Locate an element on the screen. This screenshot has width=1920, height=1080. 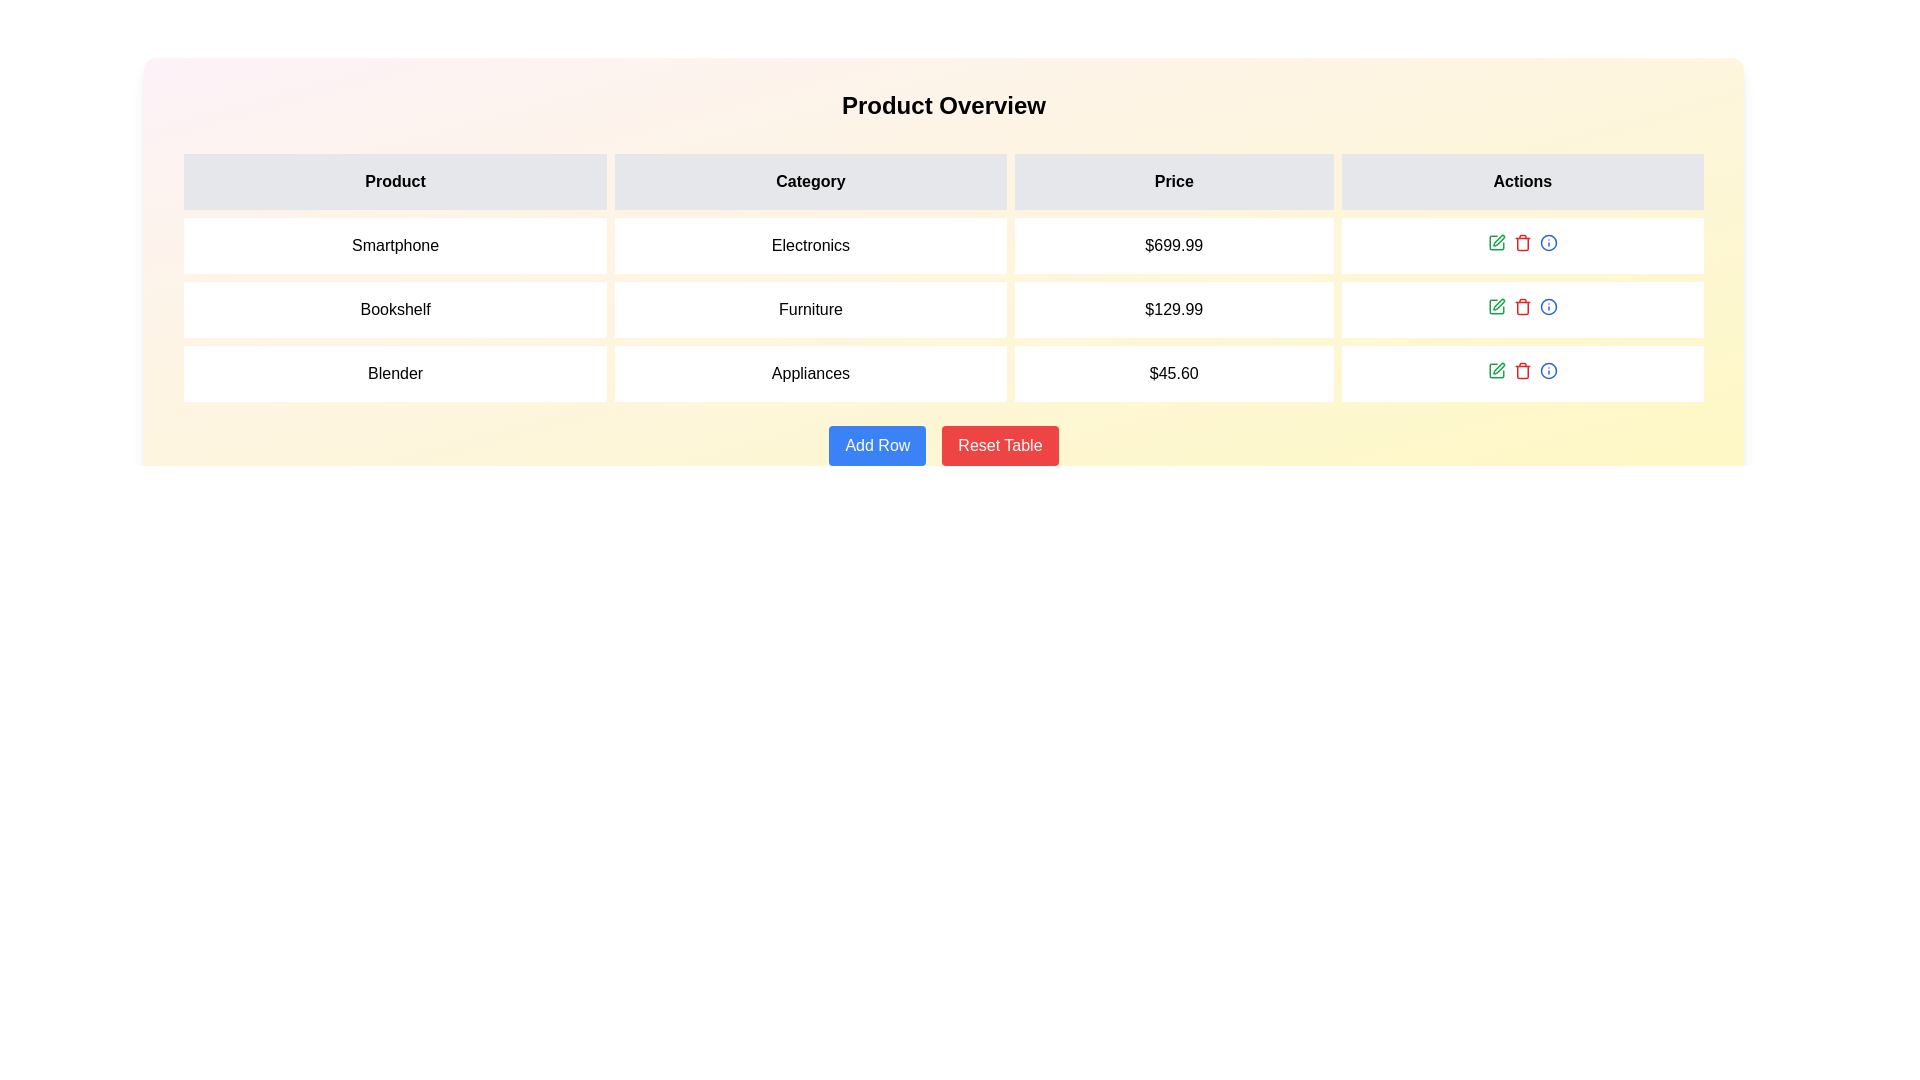
the static text displaying the price of the Smartphone in the 'Price' column of the 'Product Overview' table is located at coordinates (1174, 245).